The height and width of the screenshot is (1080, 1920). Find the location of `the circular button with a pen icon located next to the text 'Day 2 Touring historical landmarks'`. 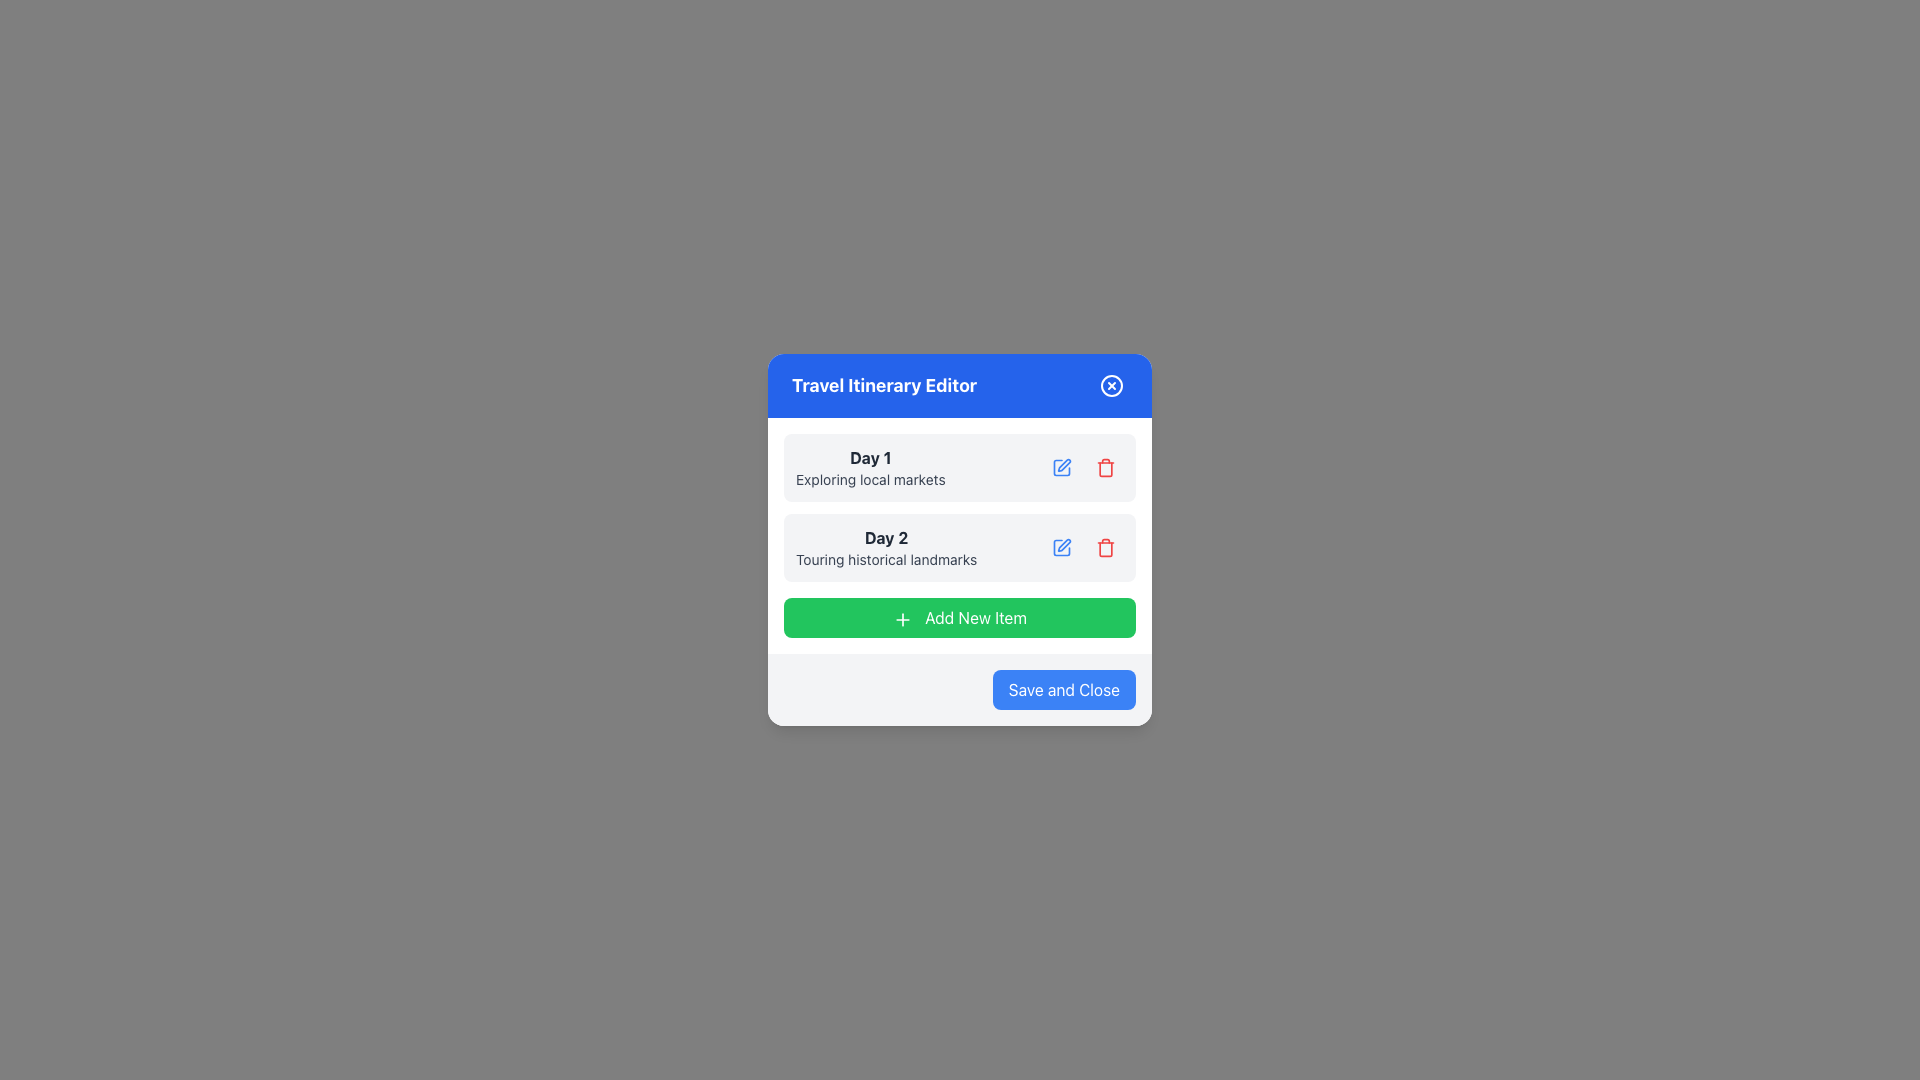

the circular button with a pen icon located next to the text 'Day 2 Touring historical landmarks' is located at coordinates (1060, 547).